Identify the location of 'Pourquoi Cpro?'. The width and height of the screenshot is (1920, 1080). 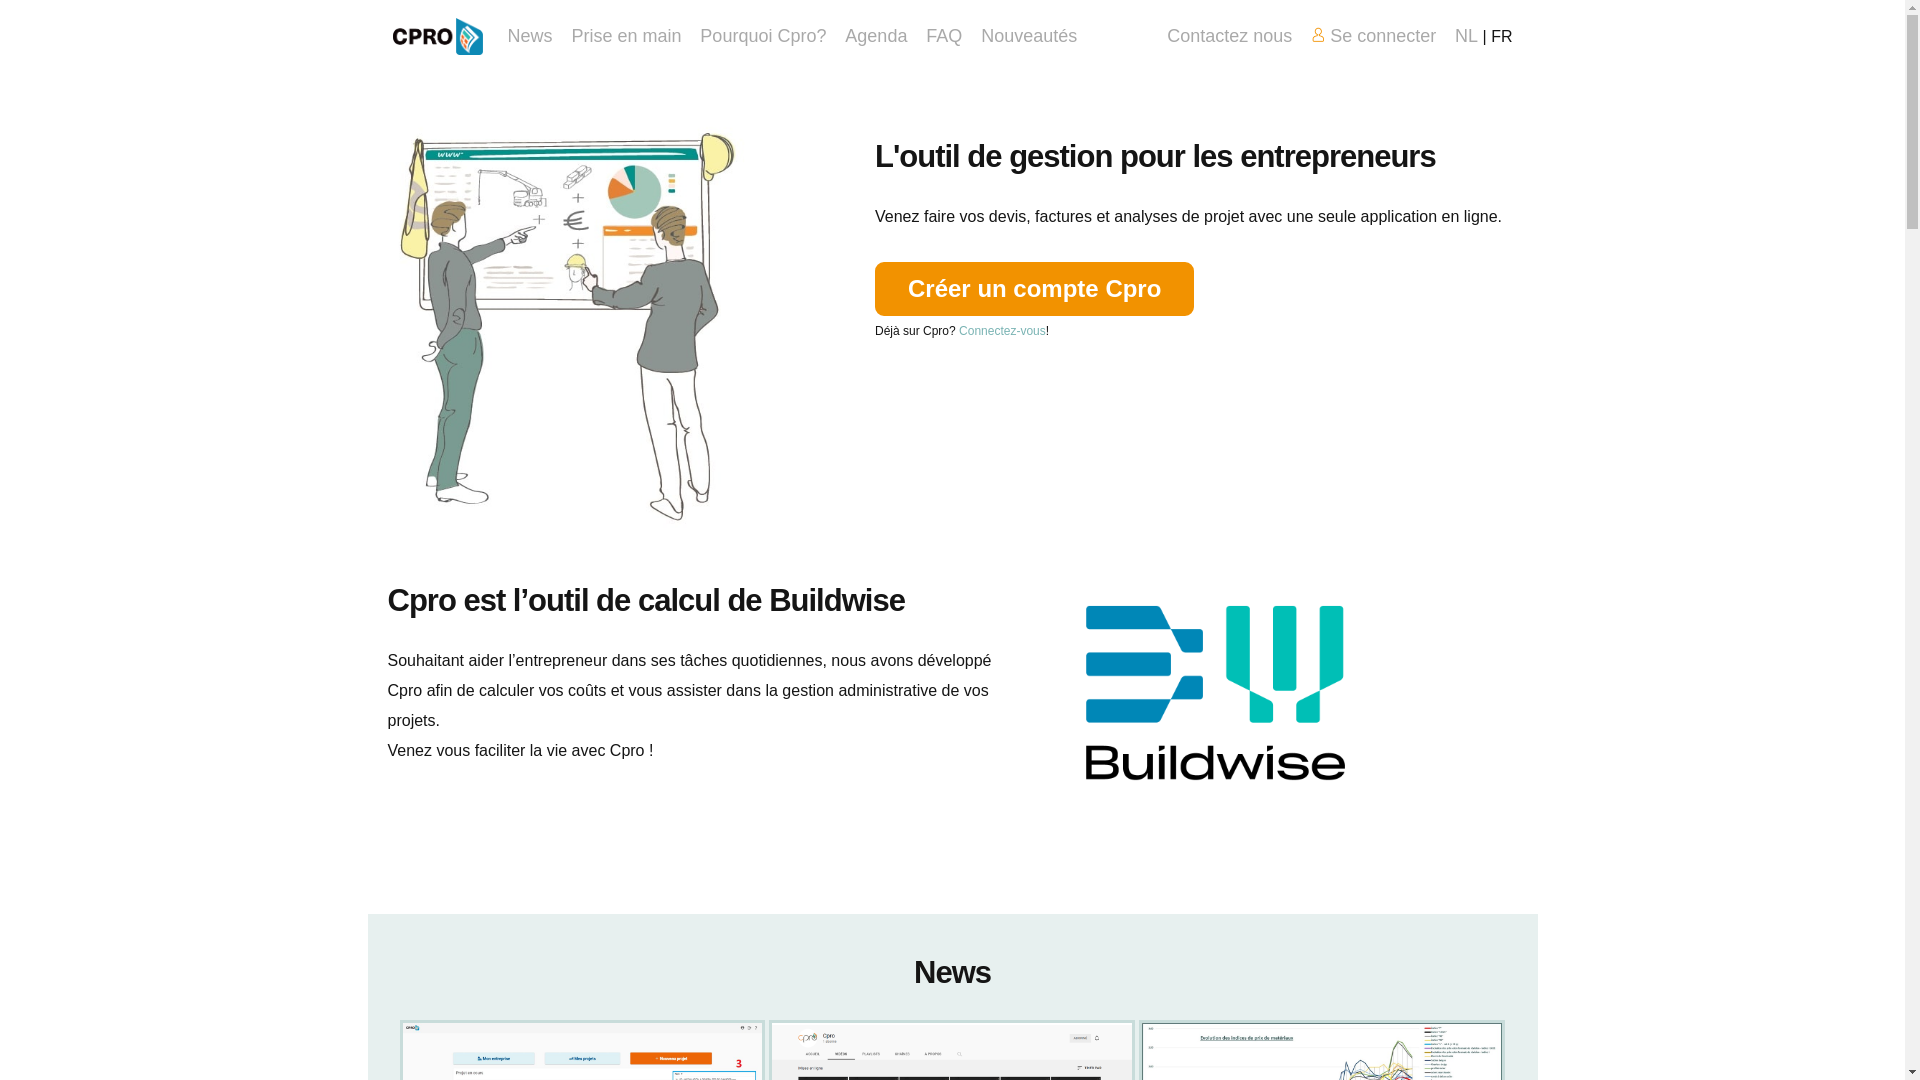
(762, 35).